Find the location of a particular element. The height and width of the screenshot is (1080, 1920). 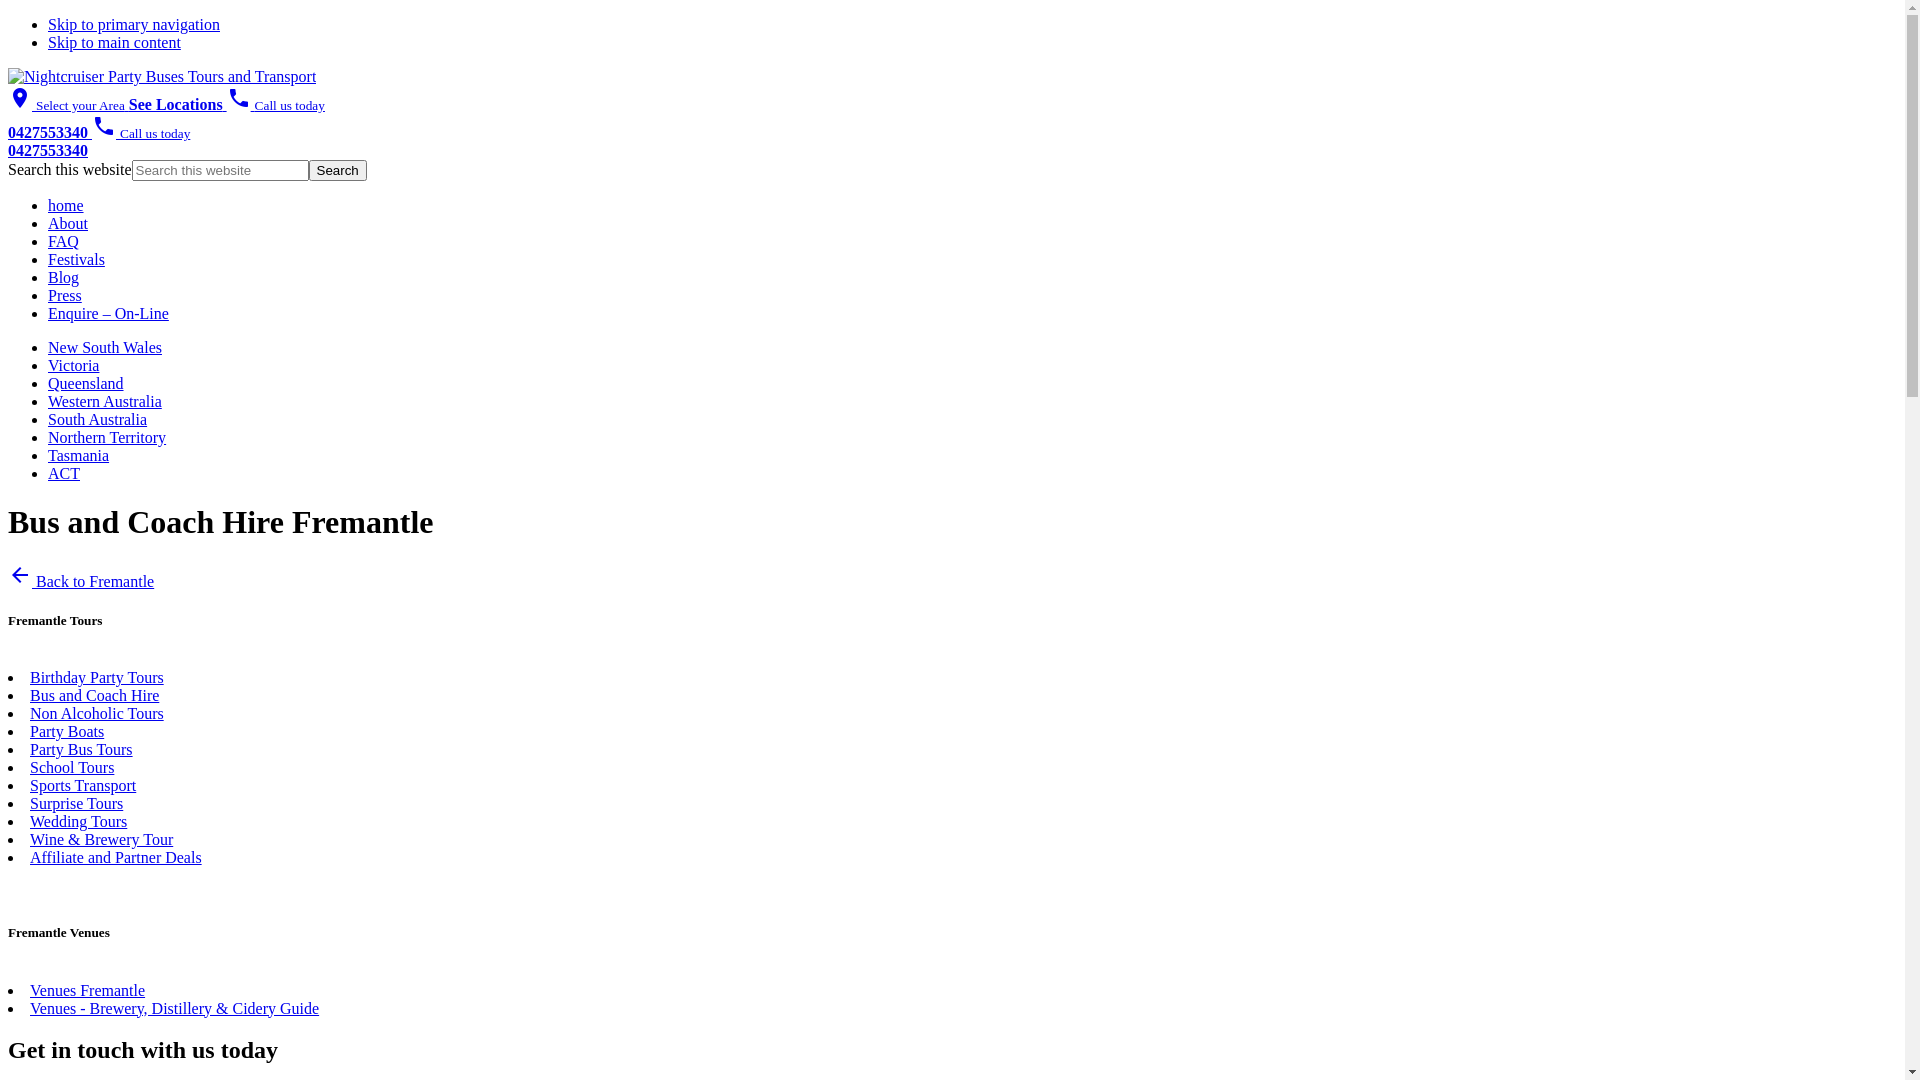

'ACT' is located at coordinates (63, 473).